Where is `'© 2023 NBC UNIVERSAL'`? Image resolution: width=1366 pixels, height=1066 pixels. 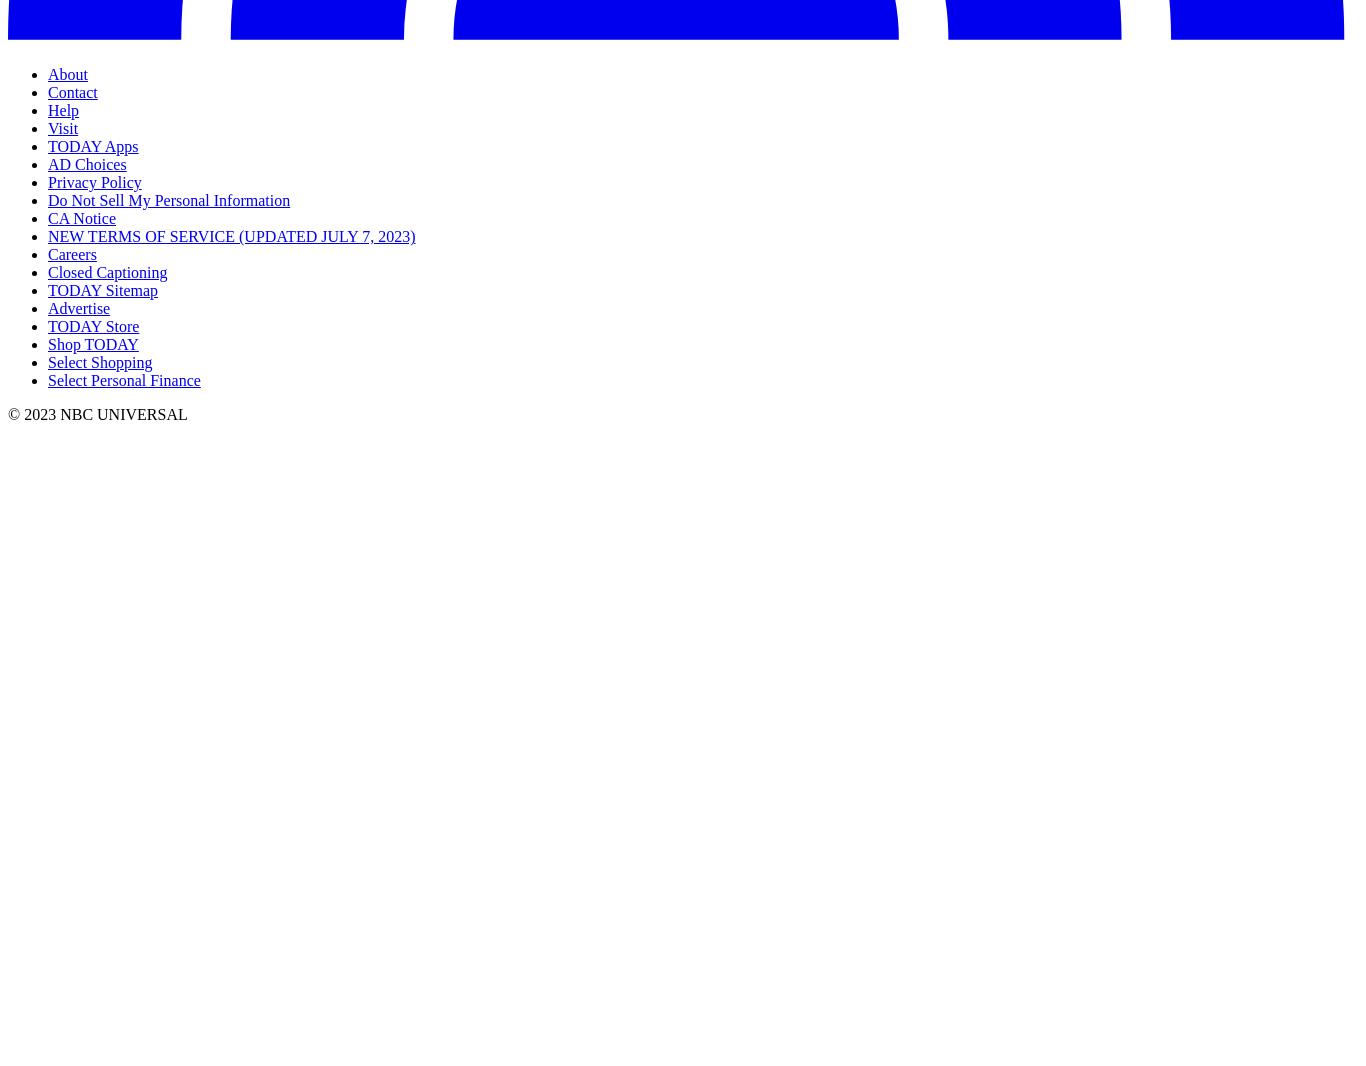 '© 2023 NBC UNIVERSAL' is located at coordinates (97, 414).